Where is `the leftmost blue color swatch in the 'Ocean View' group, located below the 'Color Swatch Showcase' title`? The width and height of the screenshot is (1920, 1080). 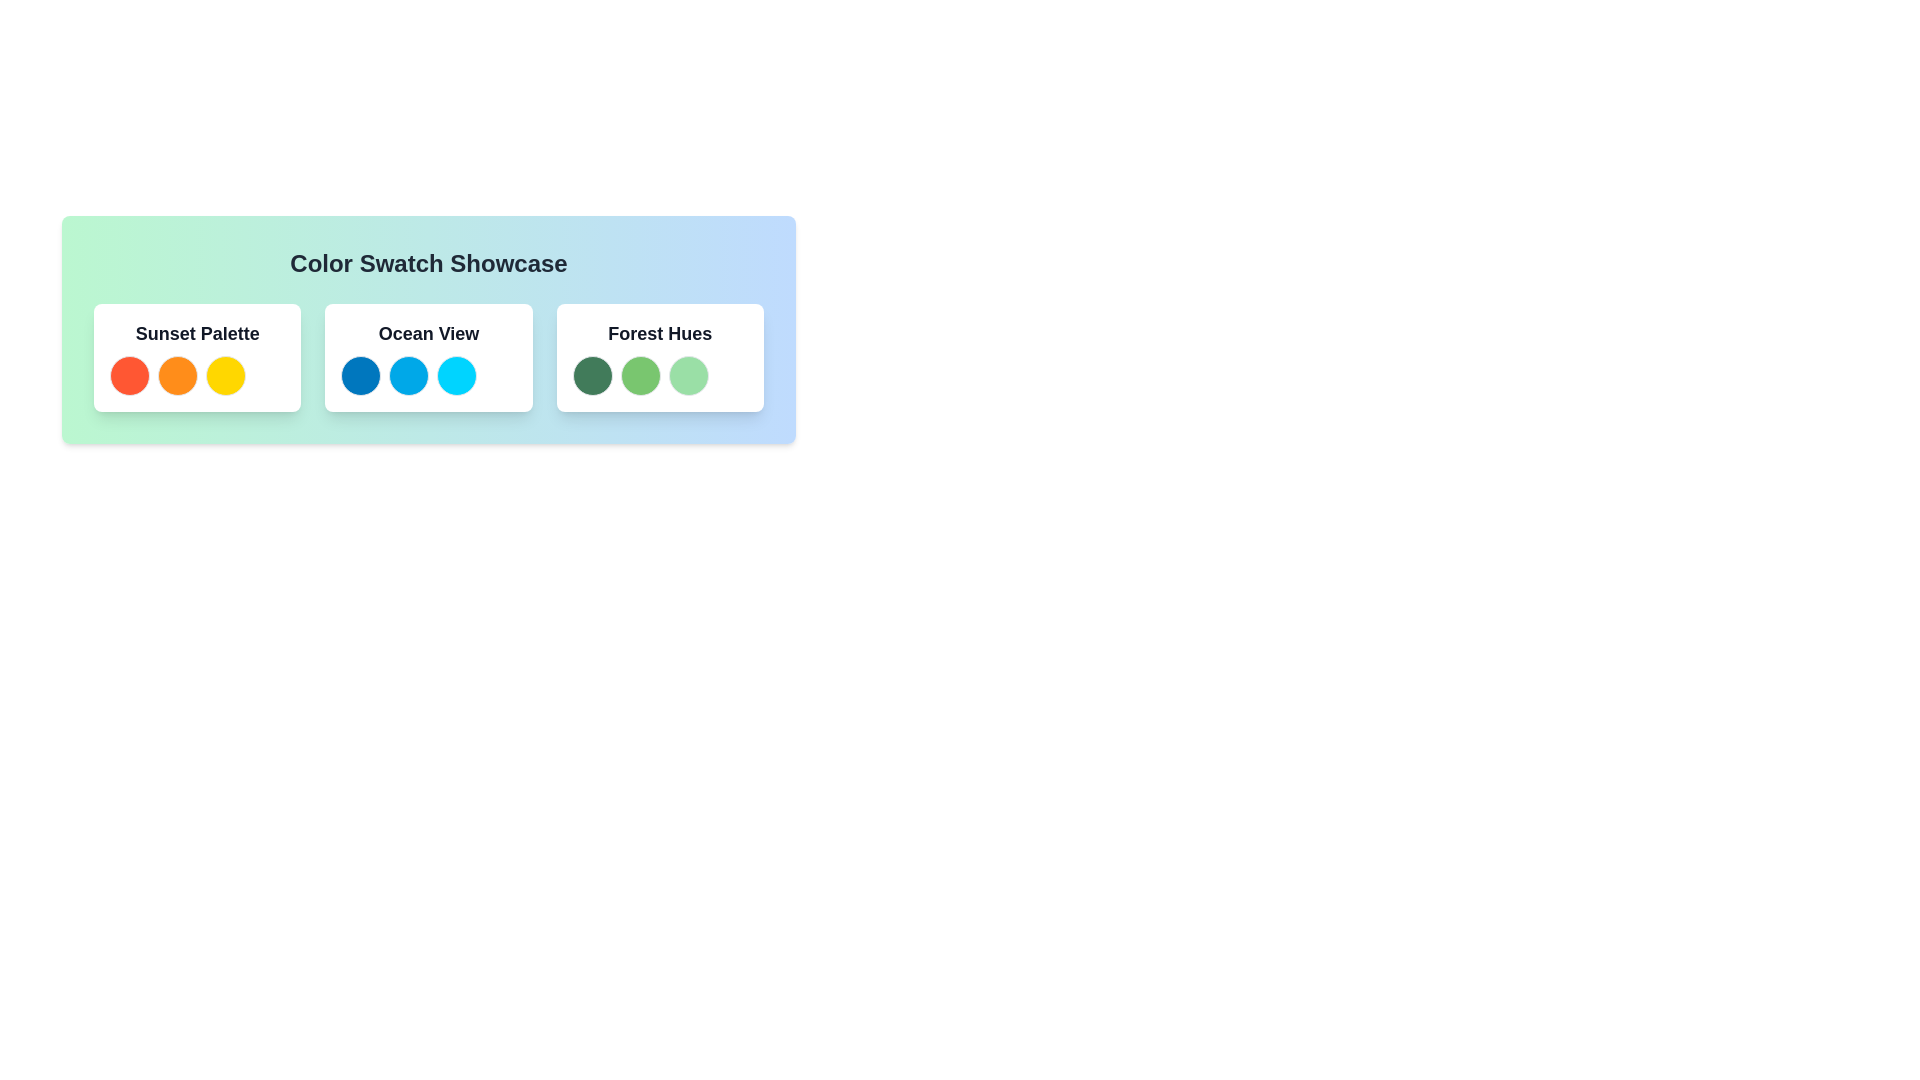 the leftmost blue color swatch in the 'Ocean View' group, located below the 'Color Swatch Showcase' title is located at coordinates (361, 375).